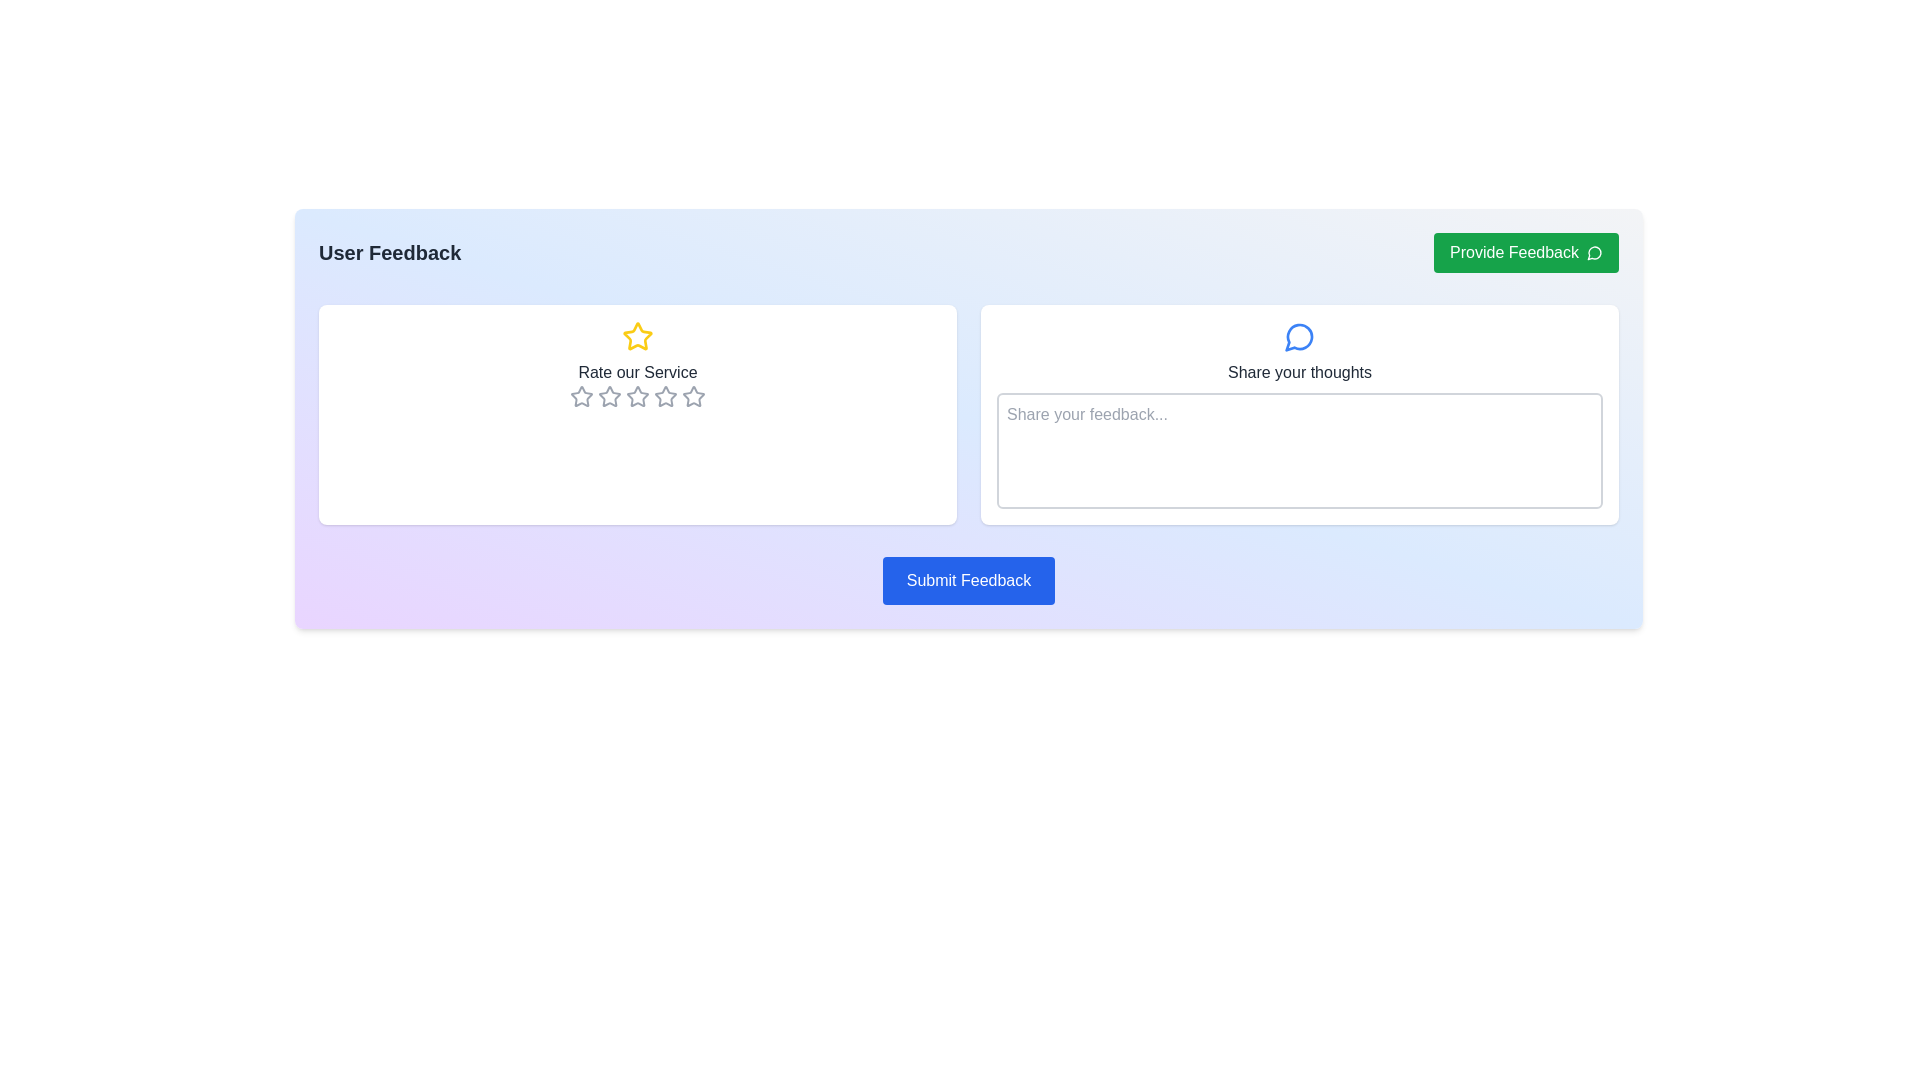 The image size is (1920, 1080). What do you see at coordinates (608, 396) in the screenshot?
I see `the second interactive star icon used for rating, which is part of a horizontal sequence under the 'Rate our Service' label in the user feedback form` at bounding box center [608, 396].